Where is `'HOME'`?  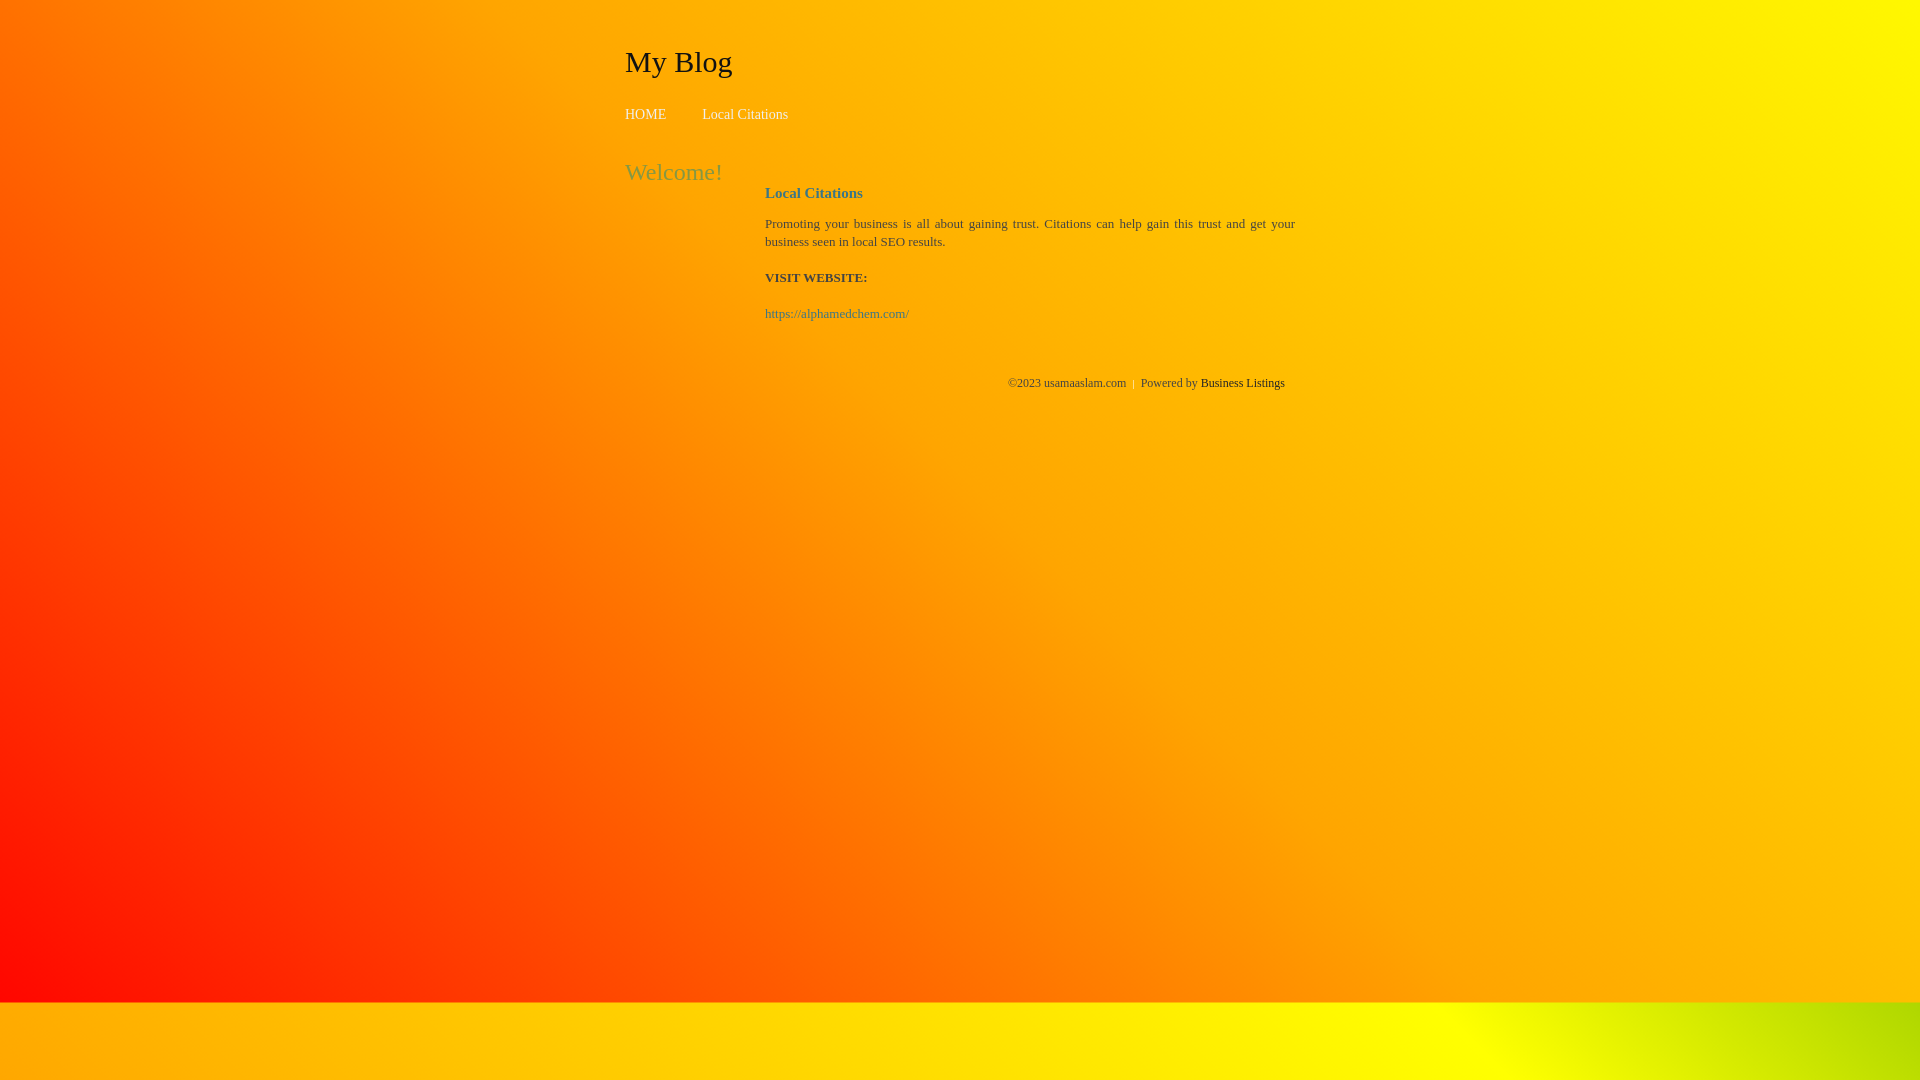
'HOME' is located at coordinates (645, 114).